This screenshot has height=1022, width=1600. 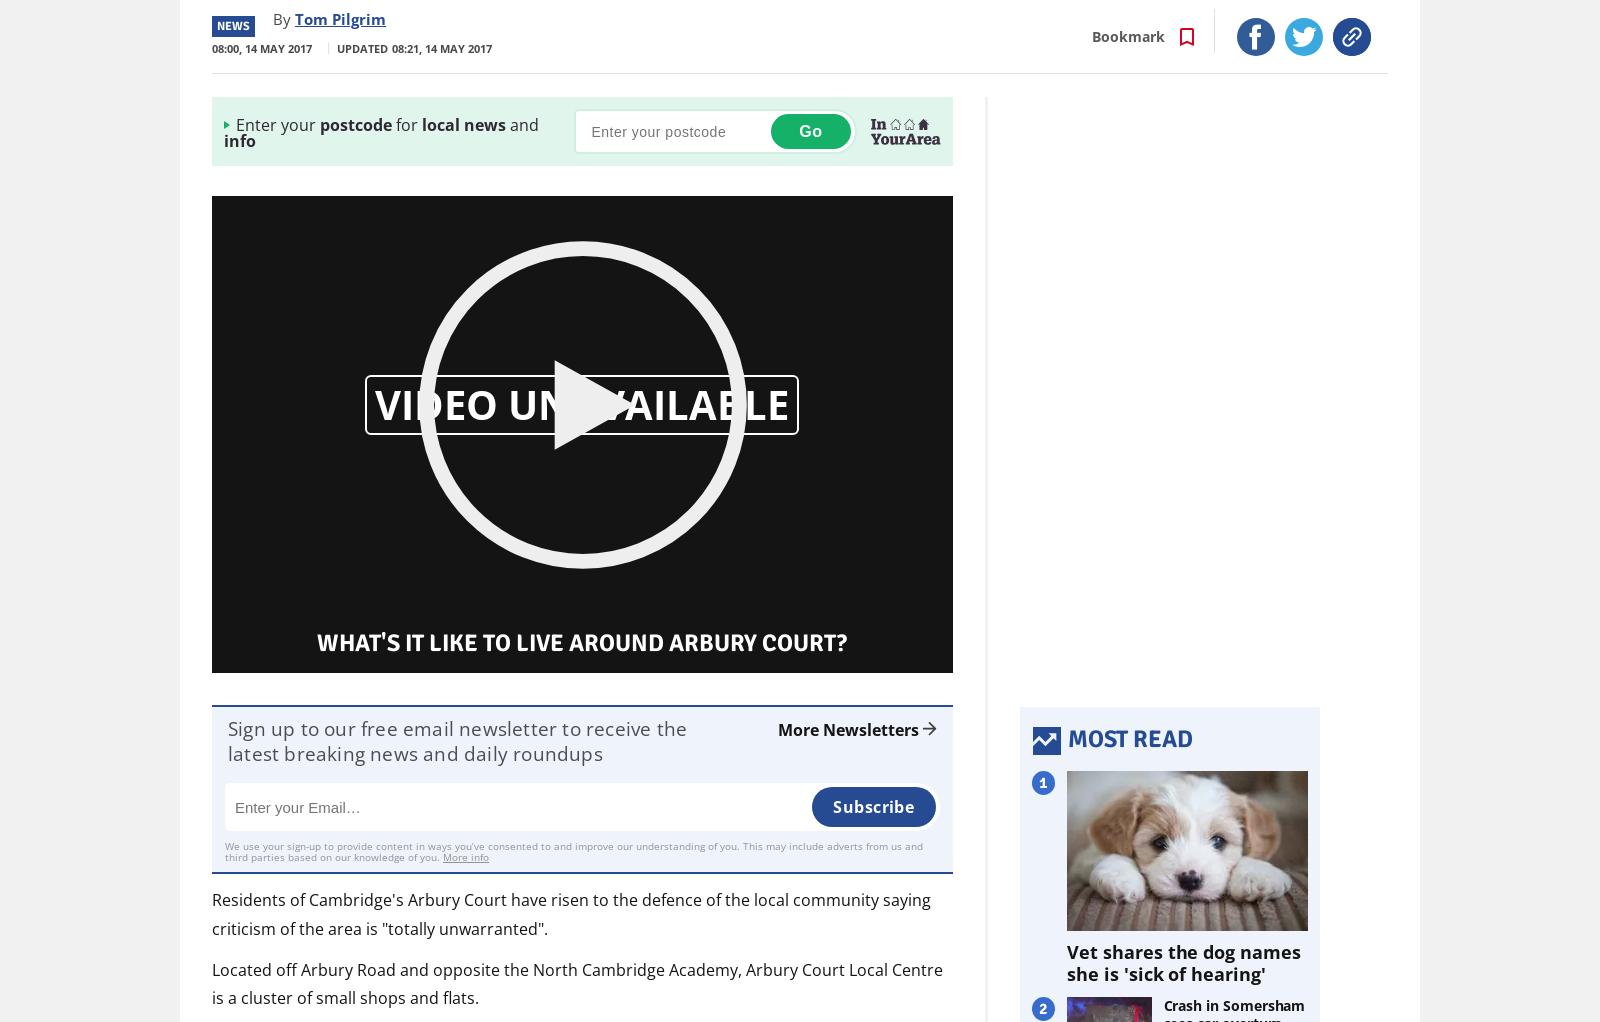 I want to click on 'We use your sign-up to provide content in ways you’ve consented to and improve our understanding of you. This may include adverts from us and third parties based on our knowledge of you.', so click(x=224, y=851).